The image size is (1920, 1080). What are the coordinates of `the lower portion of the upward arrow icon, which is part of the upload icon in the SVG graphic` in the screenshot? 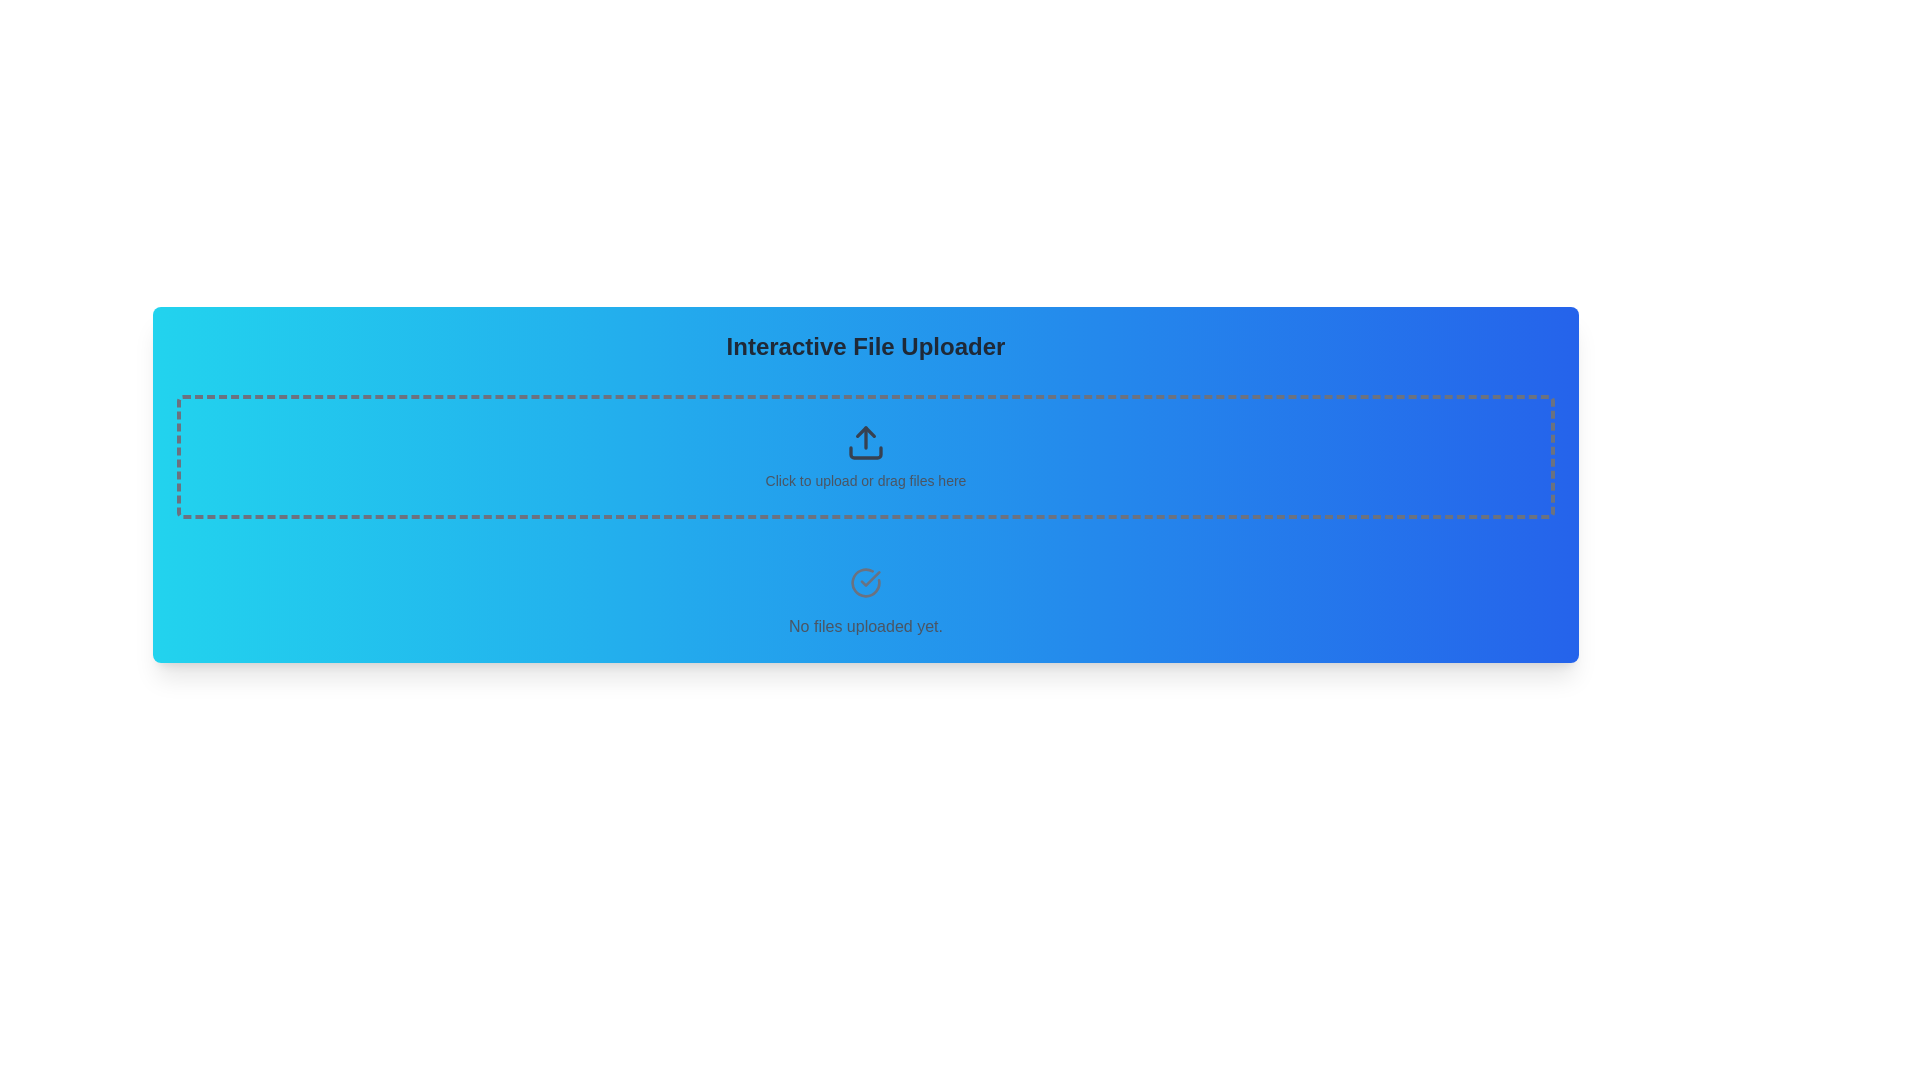 It's located at (865, 452).